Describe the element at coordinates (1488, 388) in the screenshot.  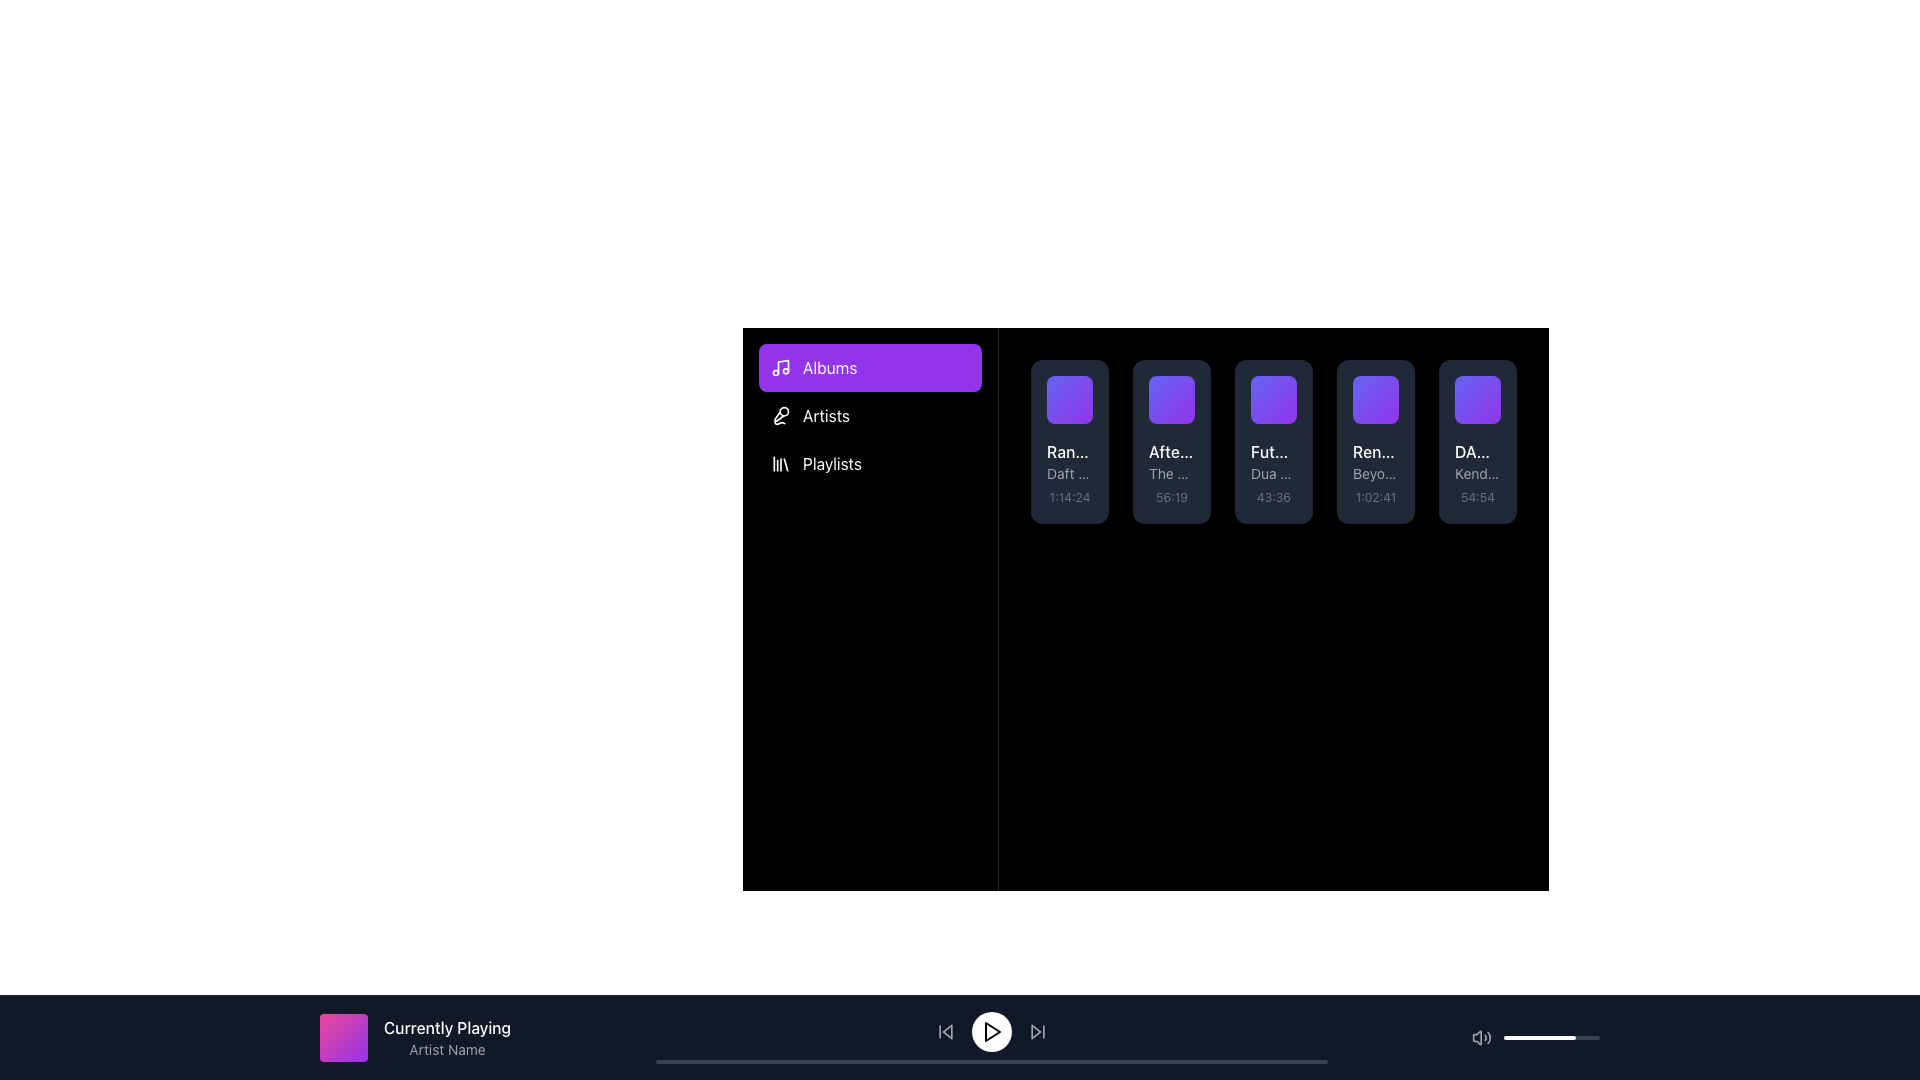
I see `the heart-shaped icon located in the top-right corner of the fifth widget from the left to favorite the album` at that location.